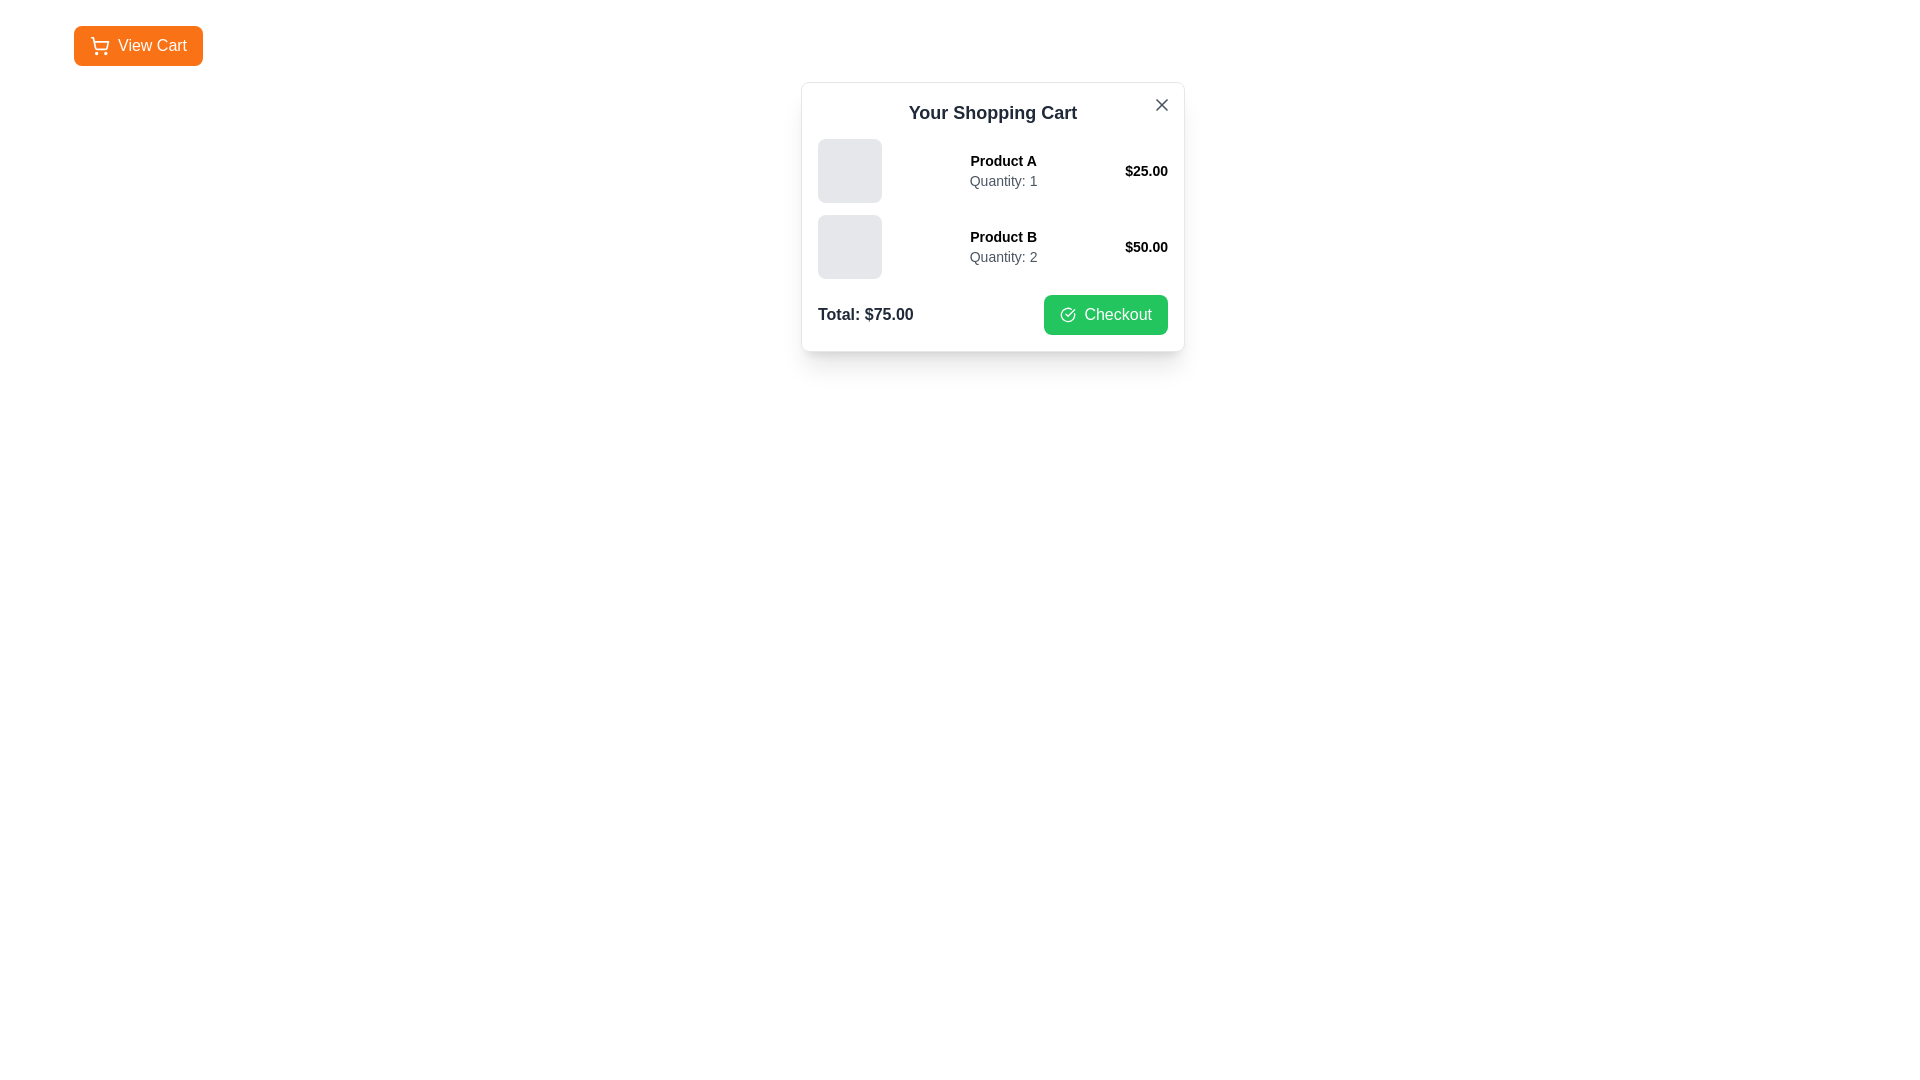 The image size is (1920, 1080). I want to click on the shopping cart icon located within the 'View Cart' button in the upper-left corner of the interface, so click(99, 45).